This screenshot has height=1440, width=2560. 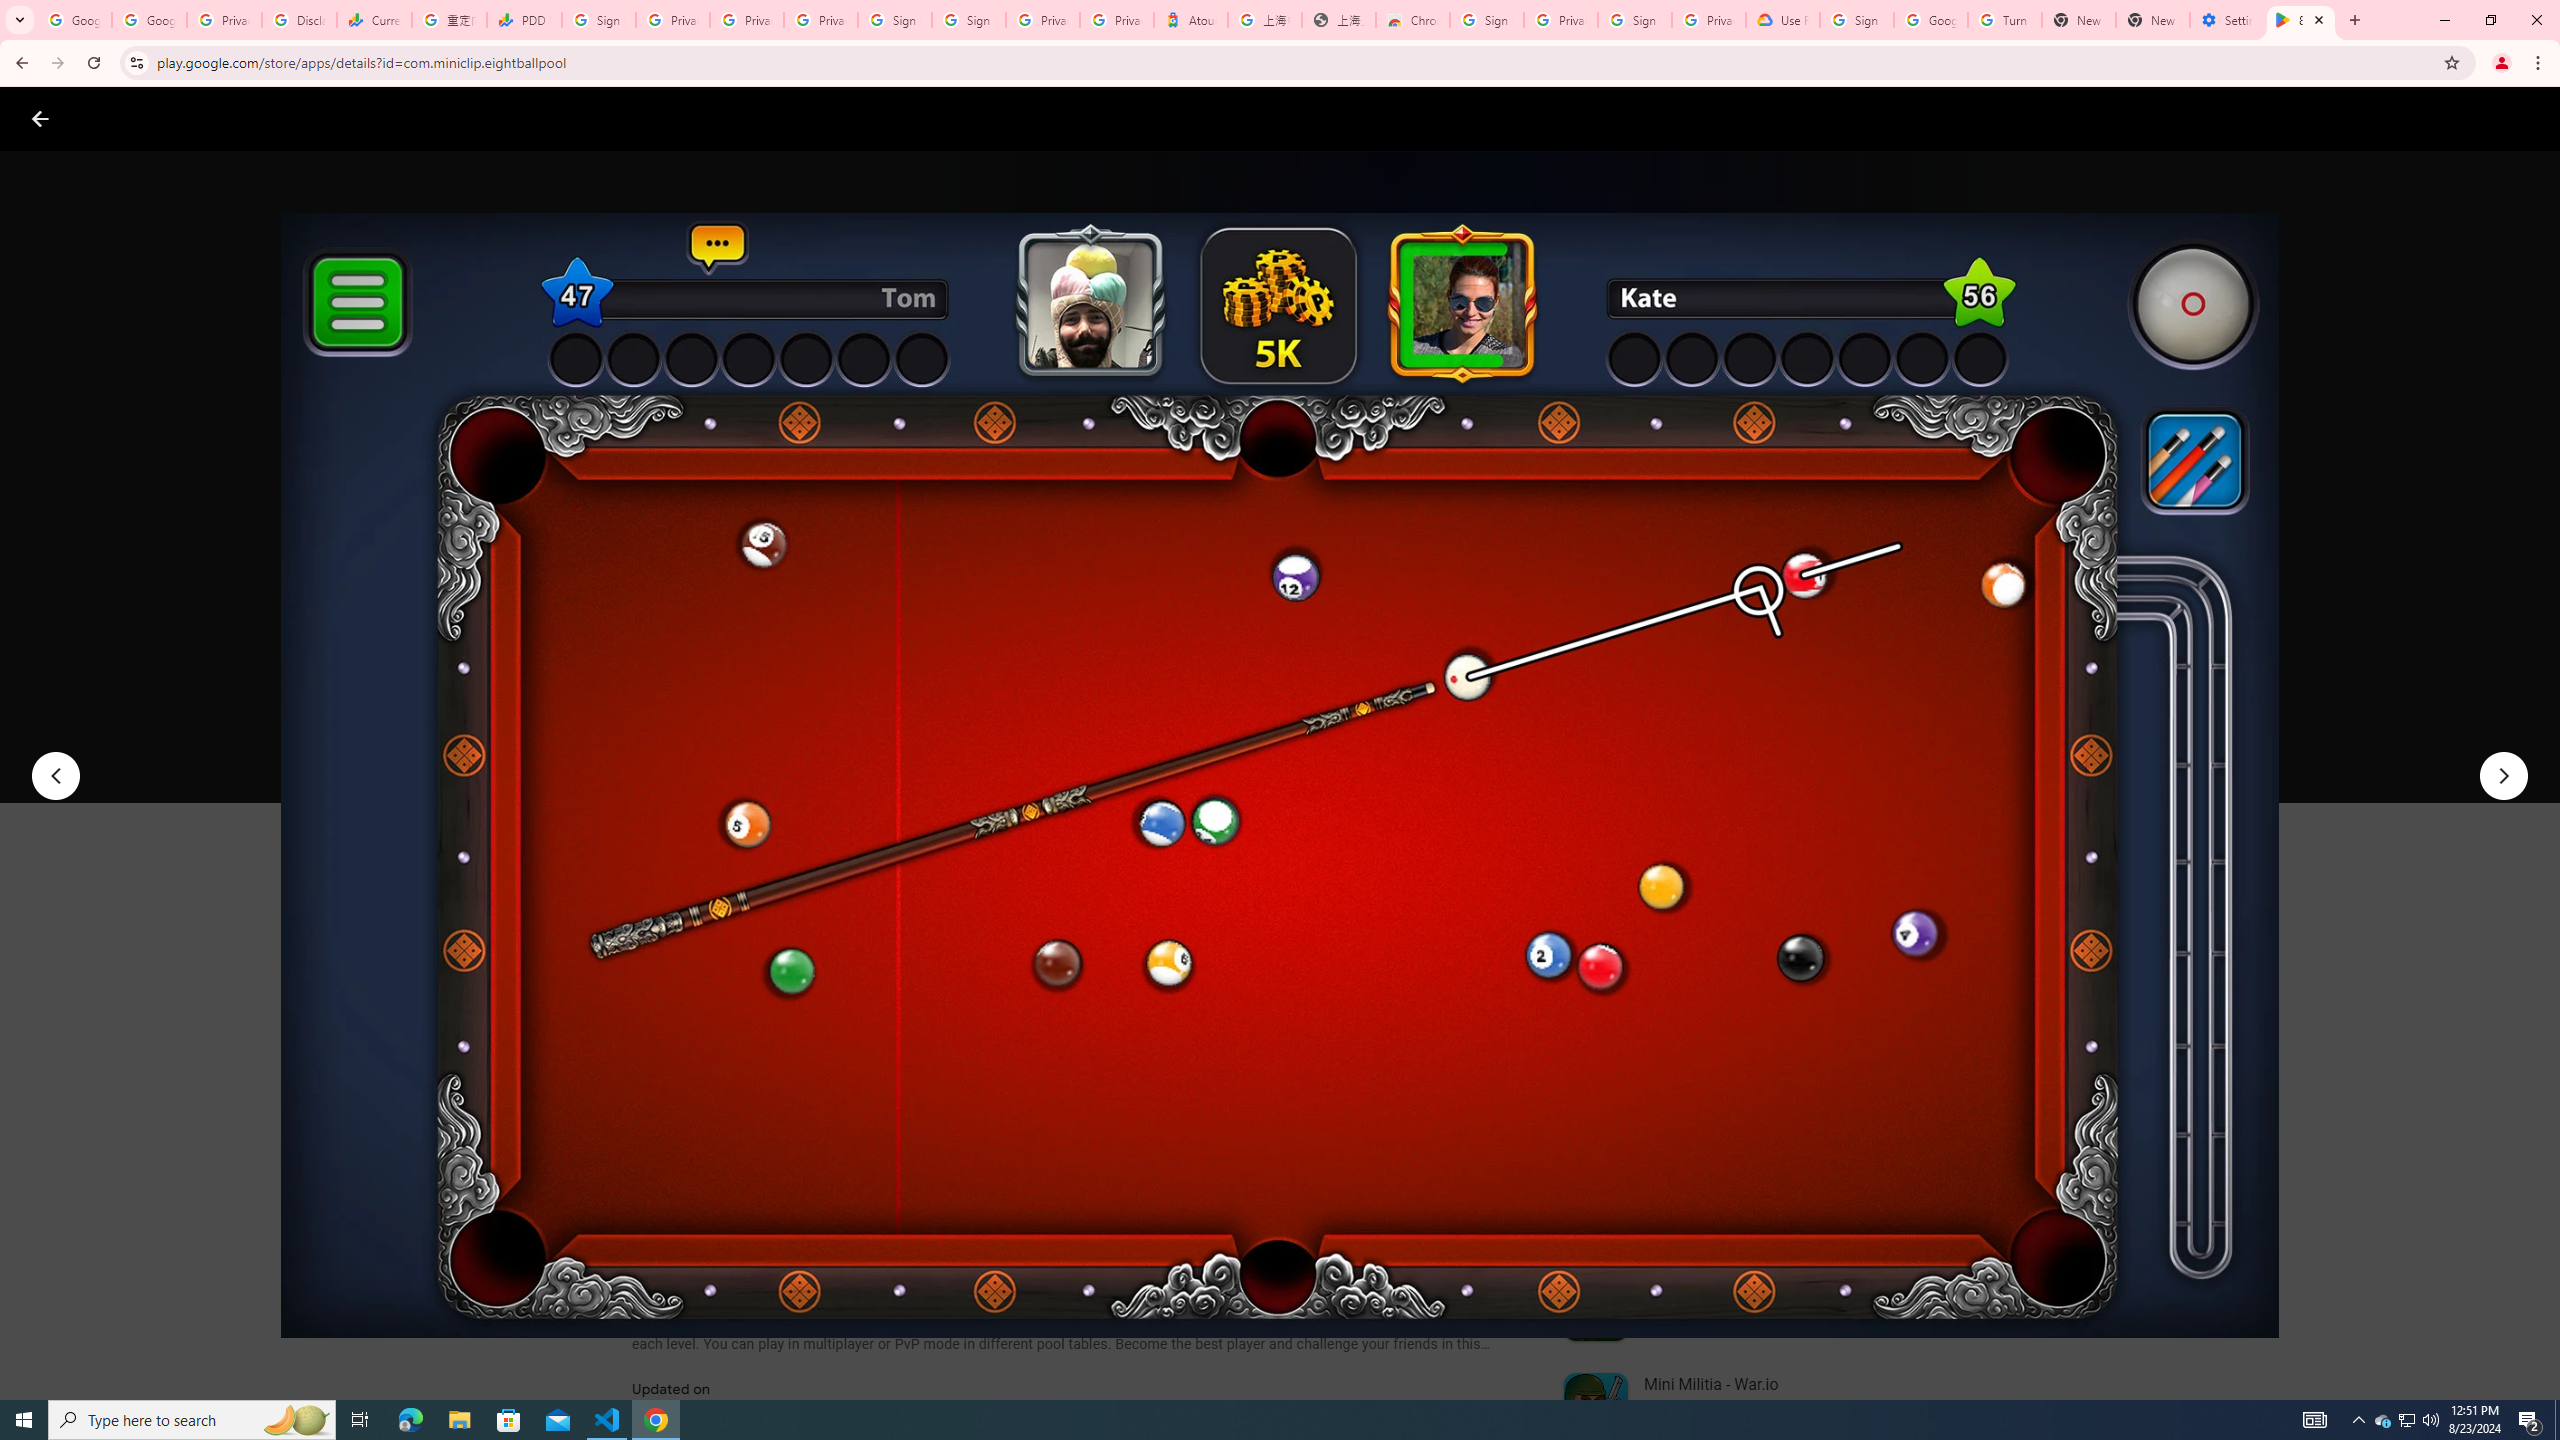 I want to click on 'Currencies - Google Finance', so click(x=372, y=19).